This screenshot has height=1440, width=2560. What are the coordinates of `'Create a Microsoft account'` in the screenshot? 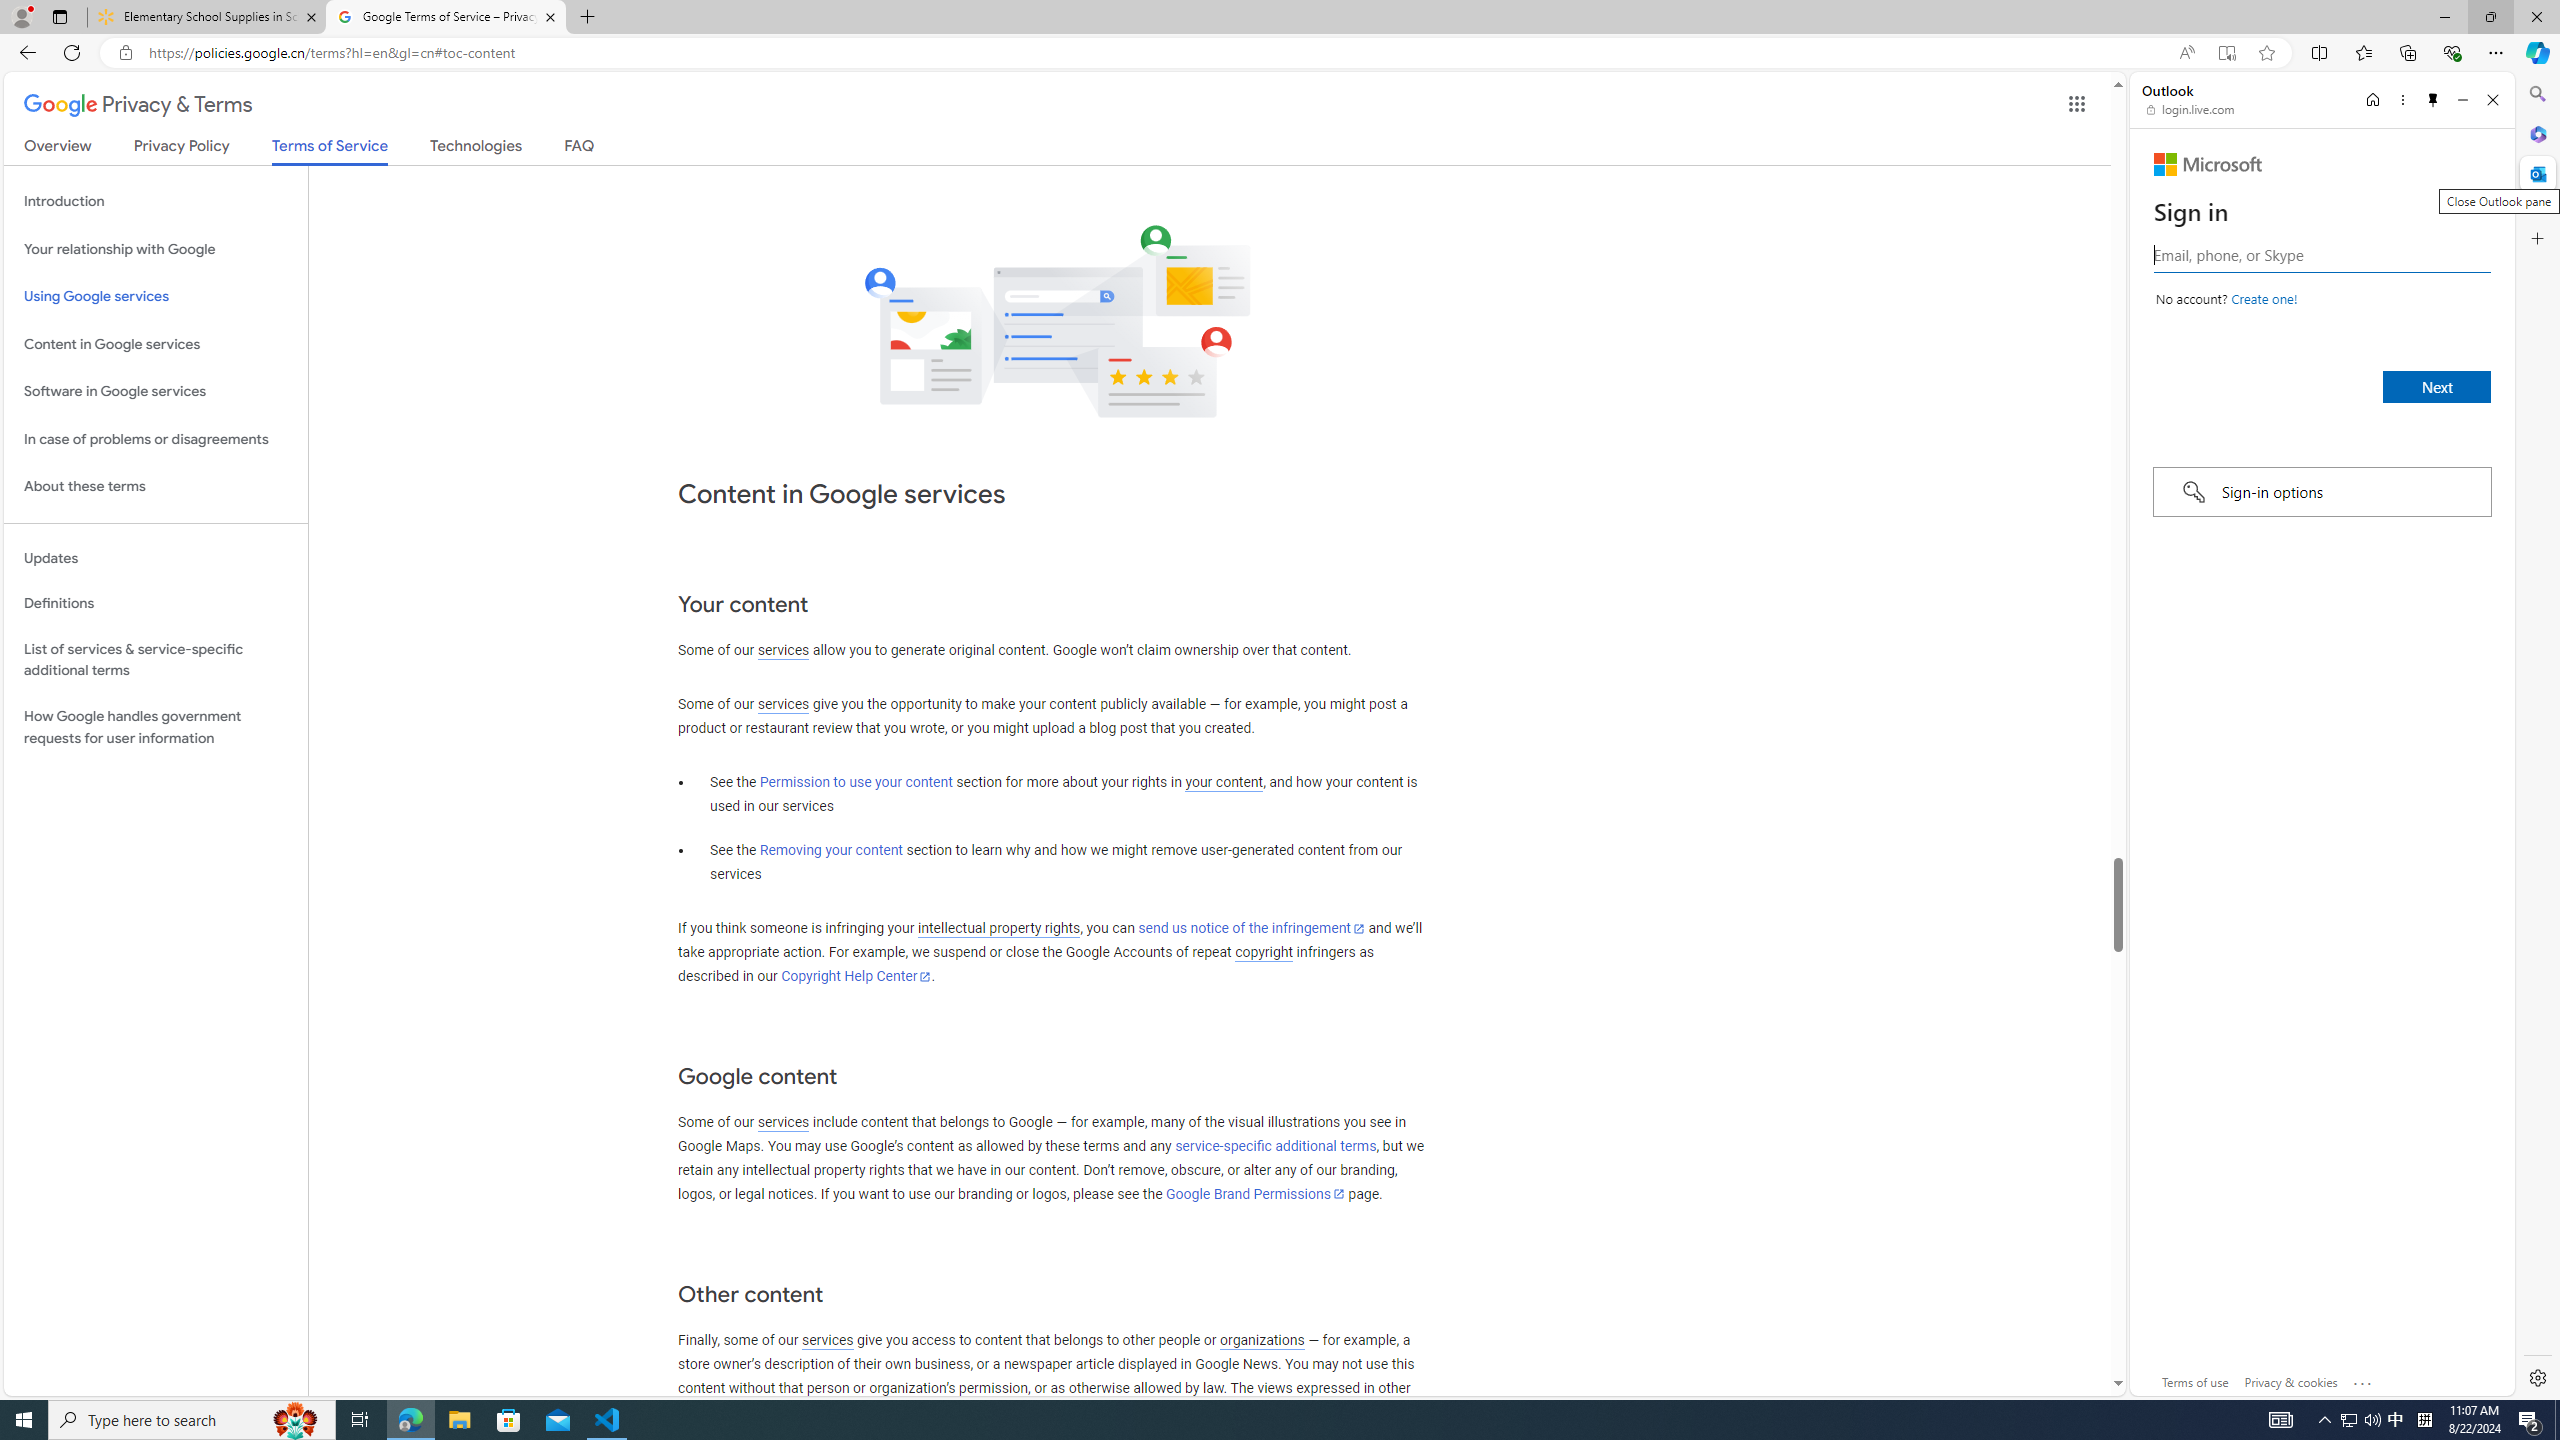 It's located at (2263, 298).